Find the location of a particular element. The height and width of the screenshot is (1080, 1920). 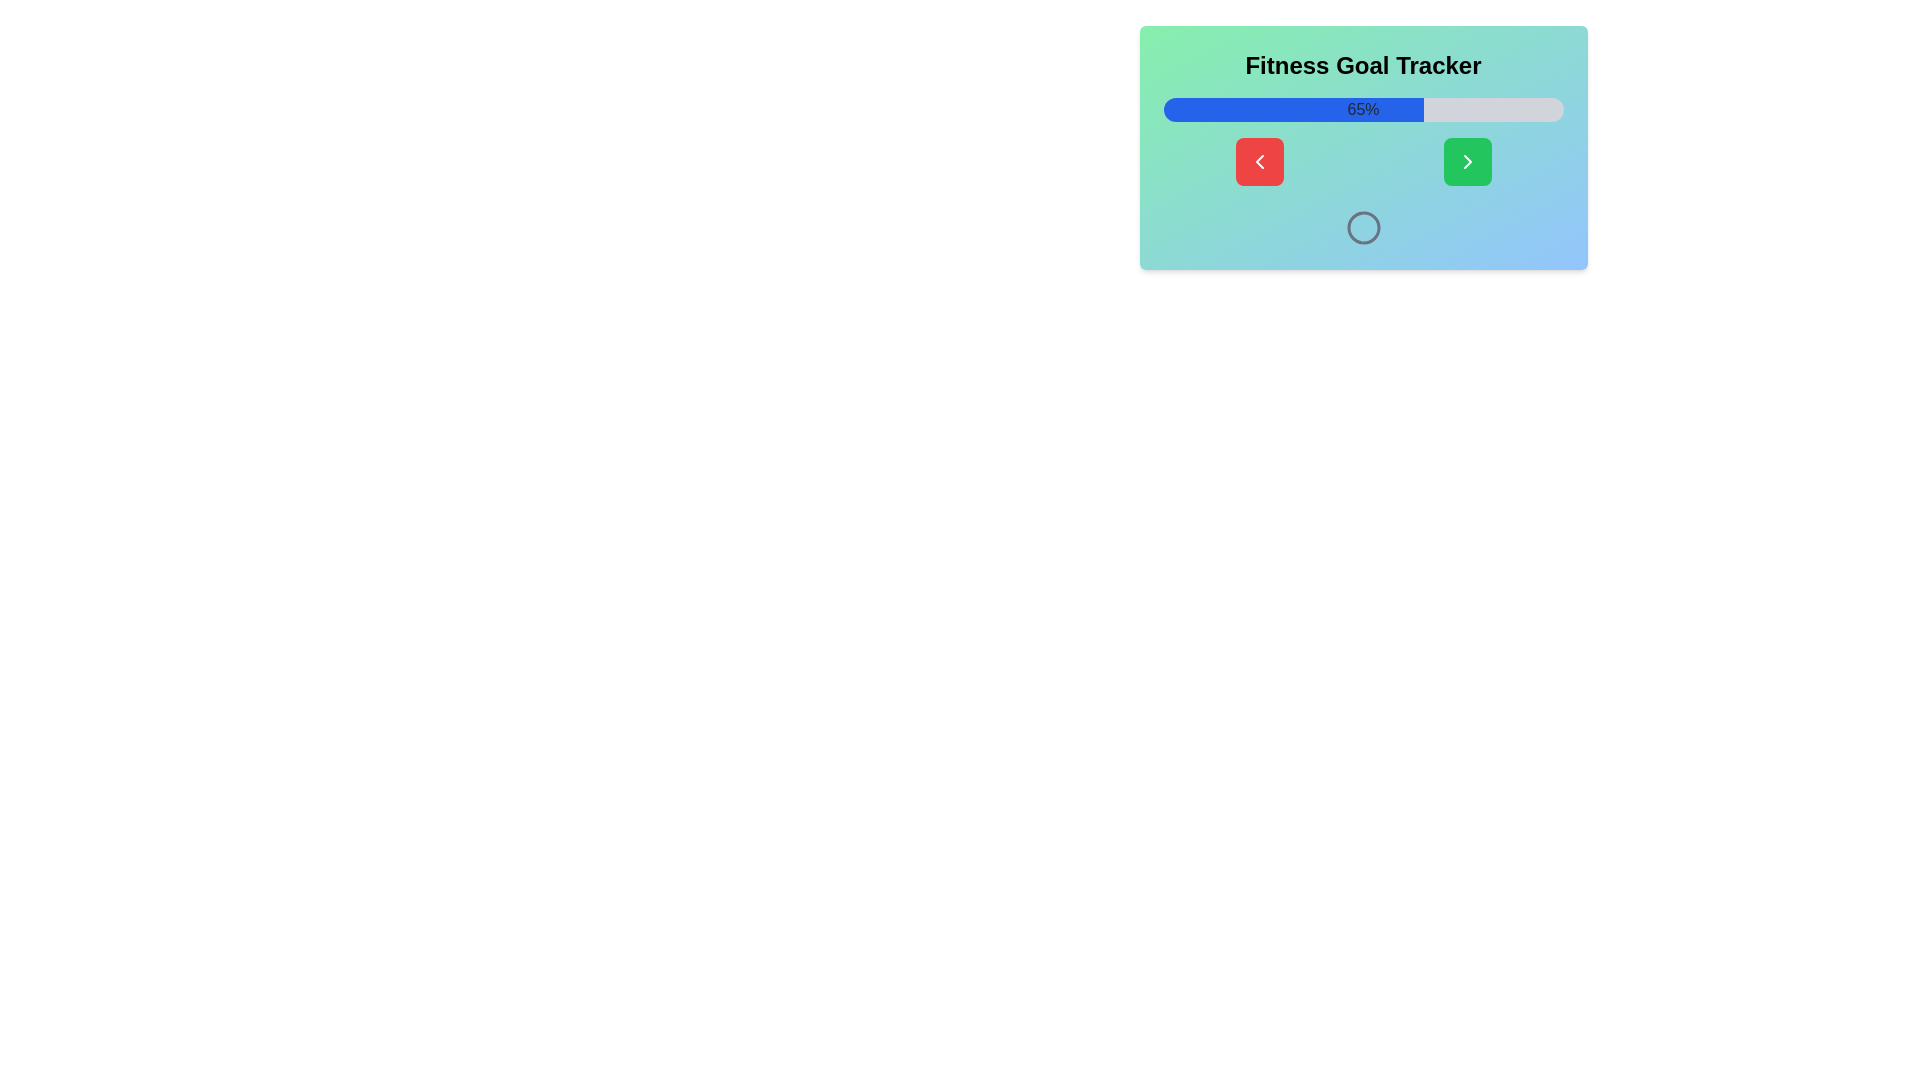

the blue progress indicator segment representing 65% completion in the Fitness Goal Tracker interface is located at coordinates (1293, 110).